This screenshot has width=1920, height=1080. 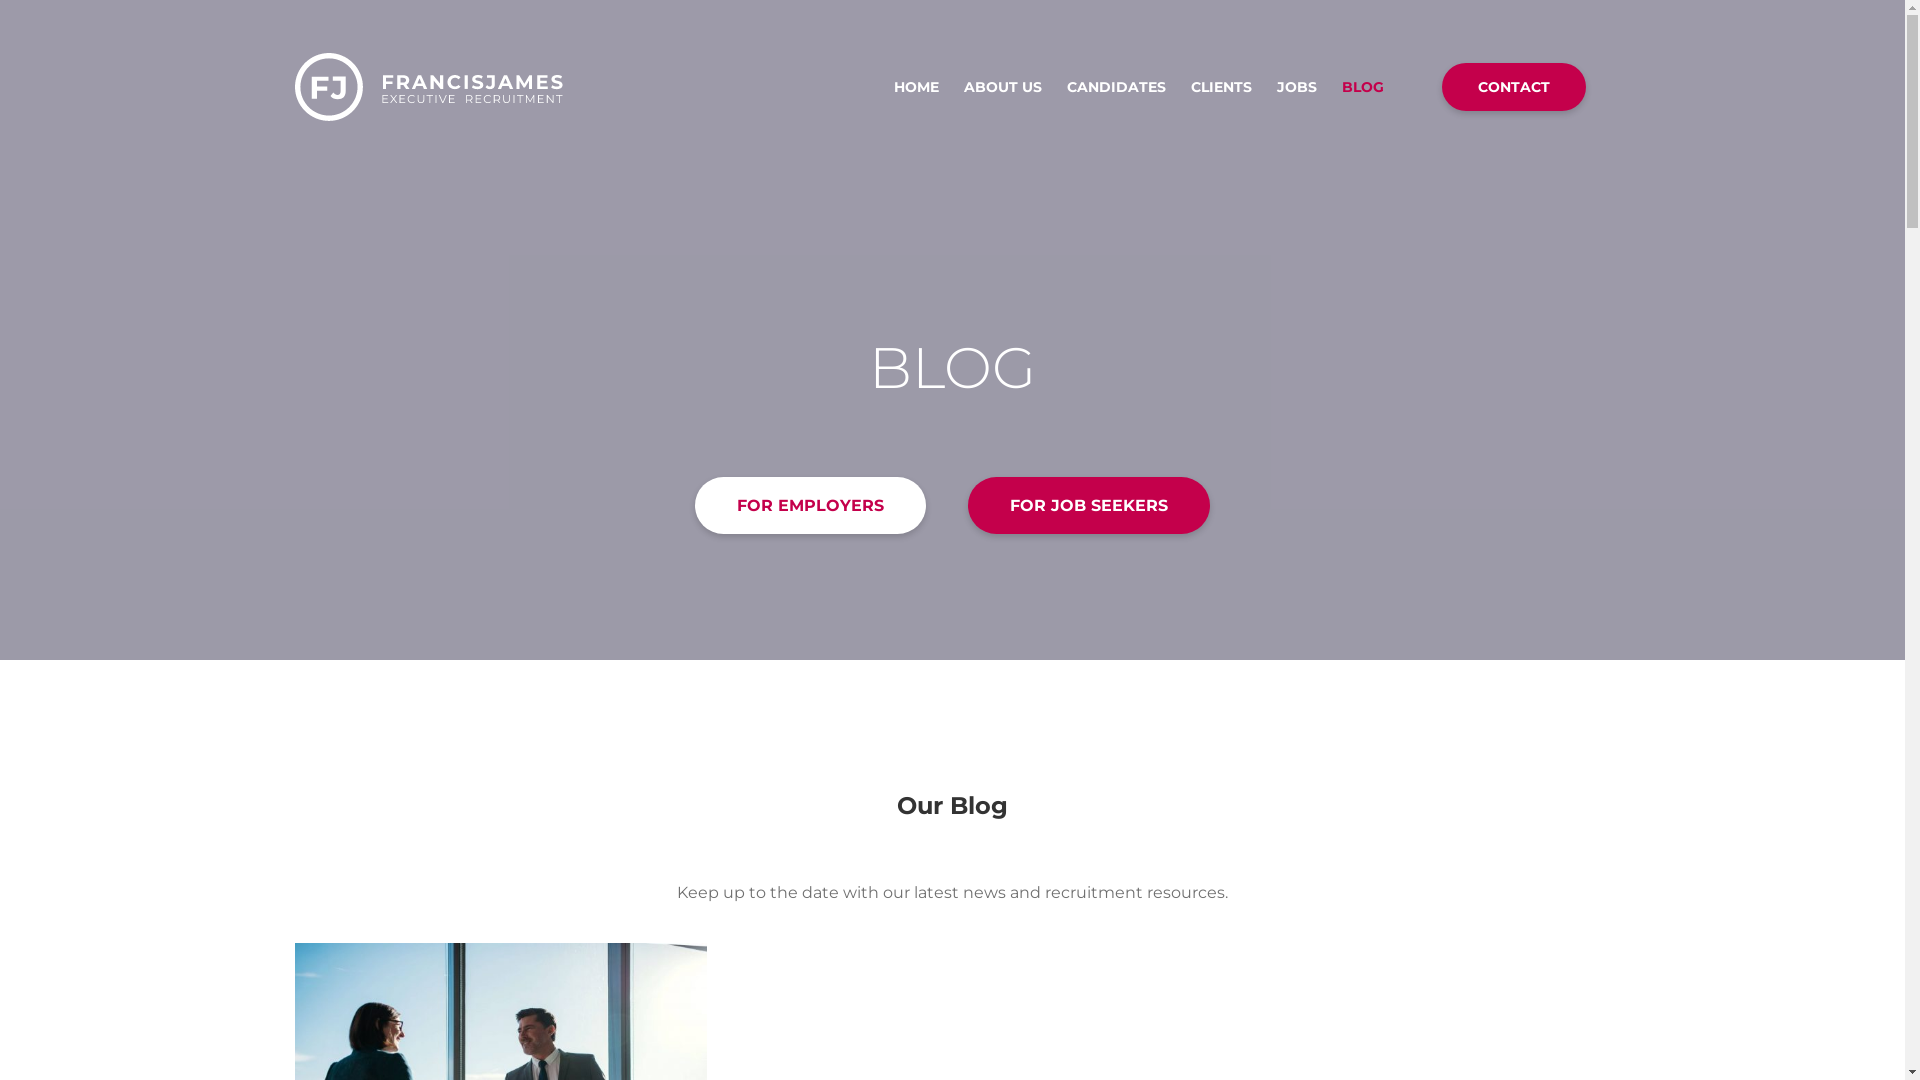 I want to click on 'FOR JOB SEEKERS', so click(x=1088, y=504).